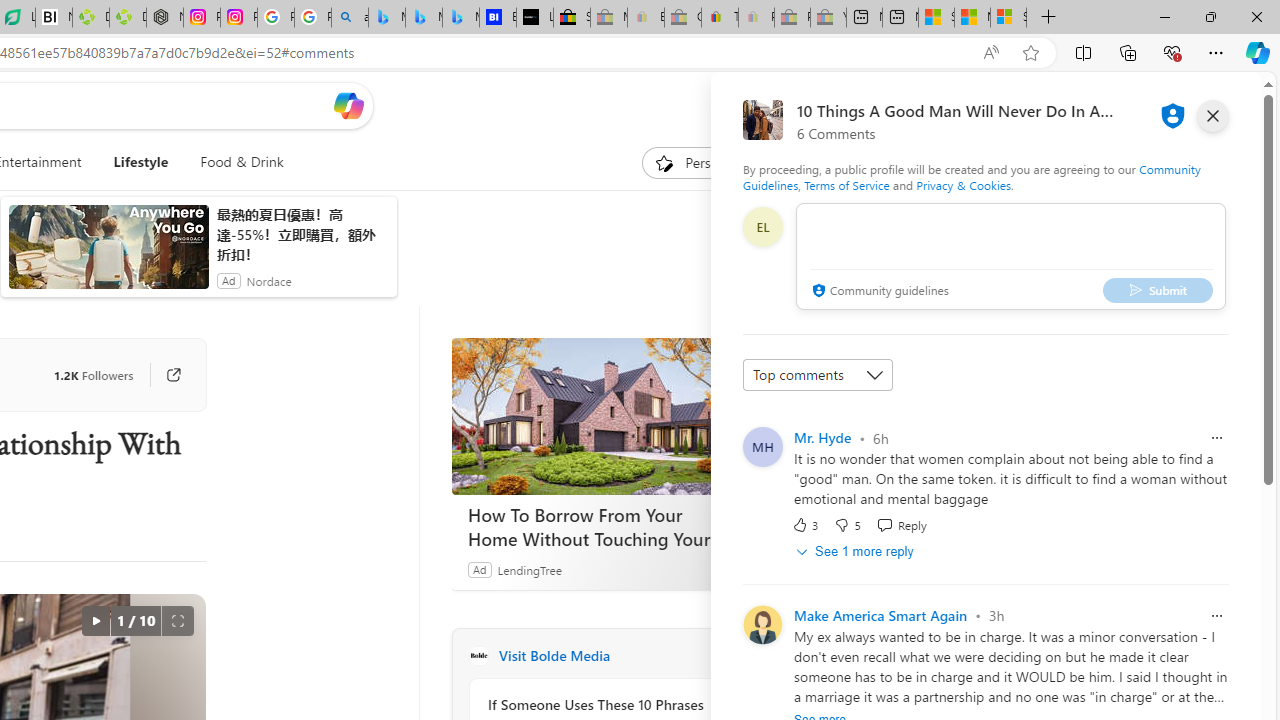 This screenshot has height=720, width=1280. What do you see at coordinates (817, 375) in the screenshot?
I see `'Sort comments by'` at bounding box center [817, 375].